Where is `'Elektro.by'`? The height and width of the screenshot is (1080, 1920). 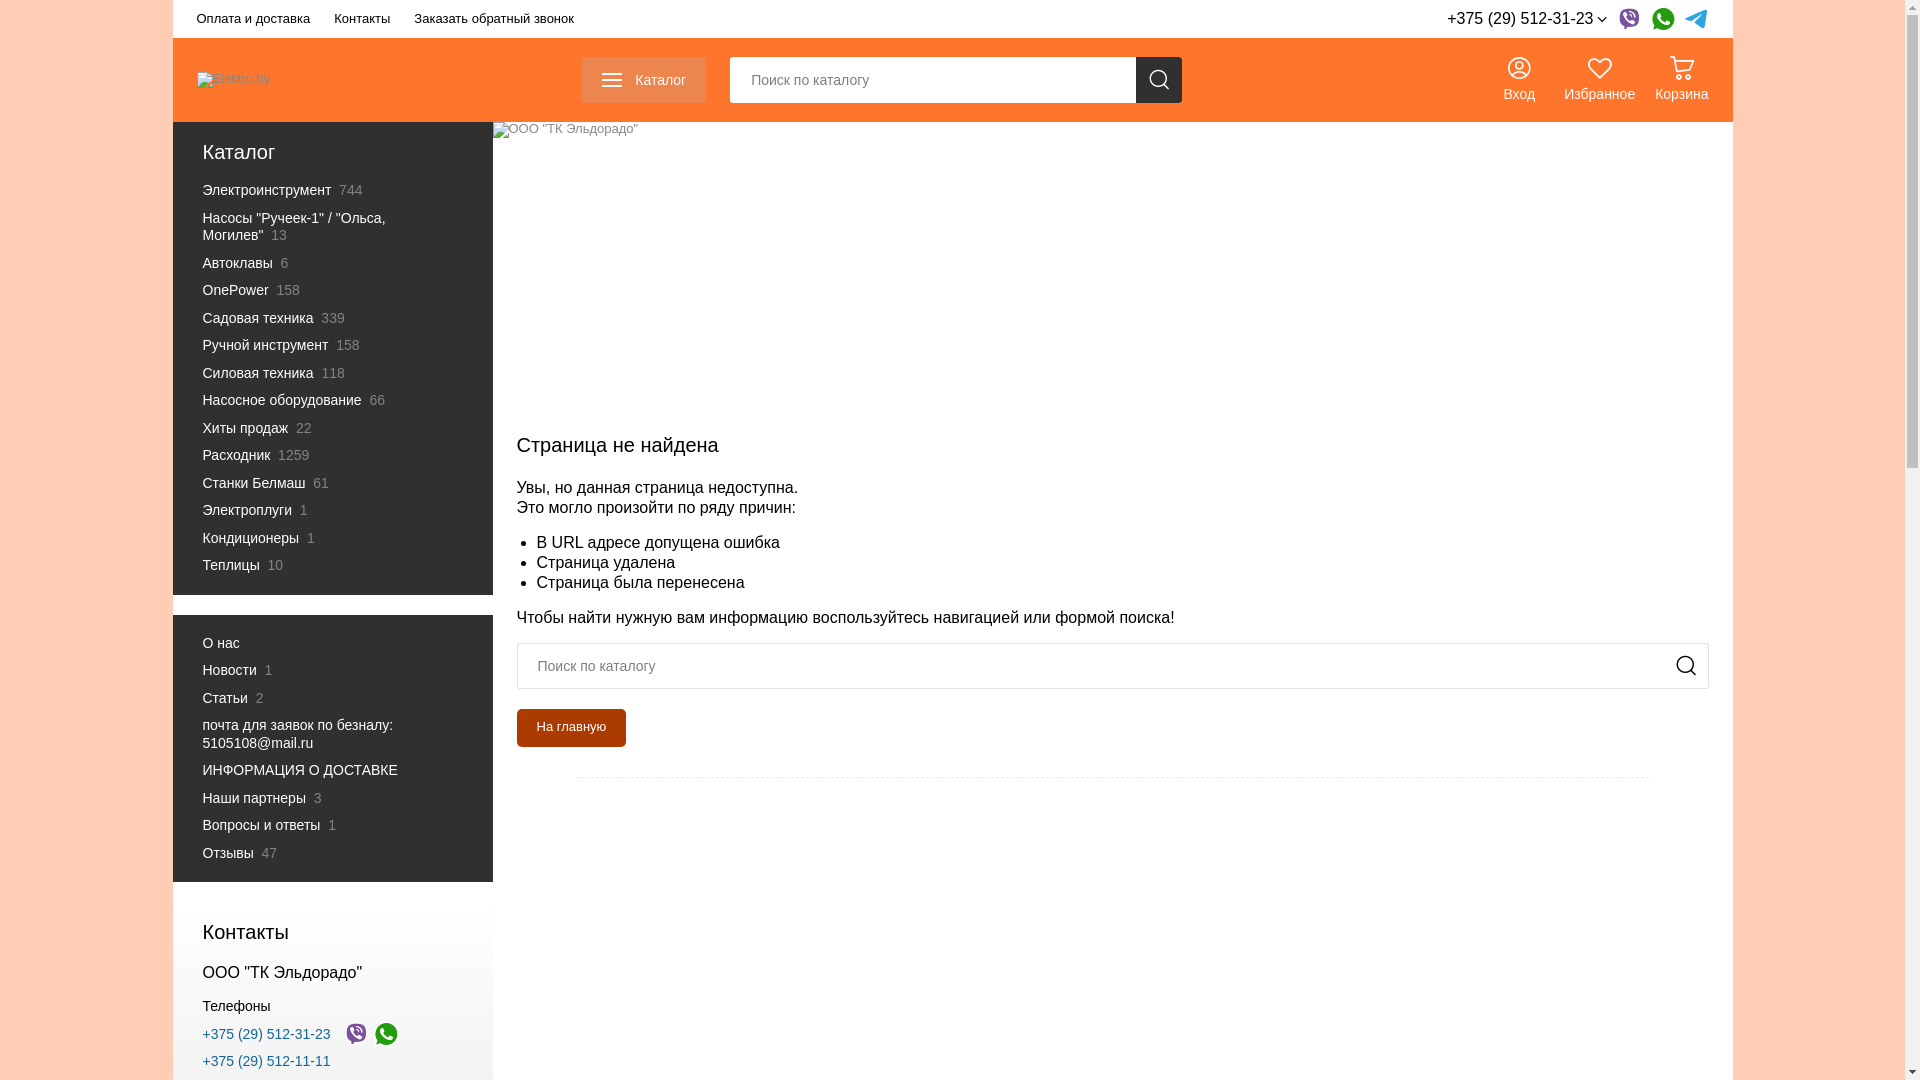
'Elektro.by' is located at coordinates (233, 79).